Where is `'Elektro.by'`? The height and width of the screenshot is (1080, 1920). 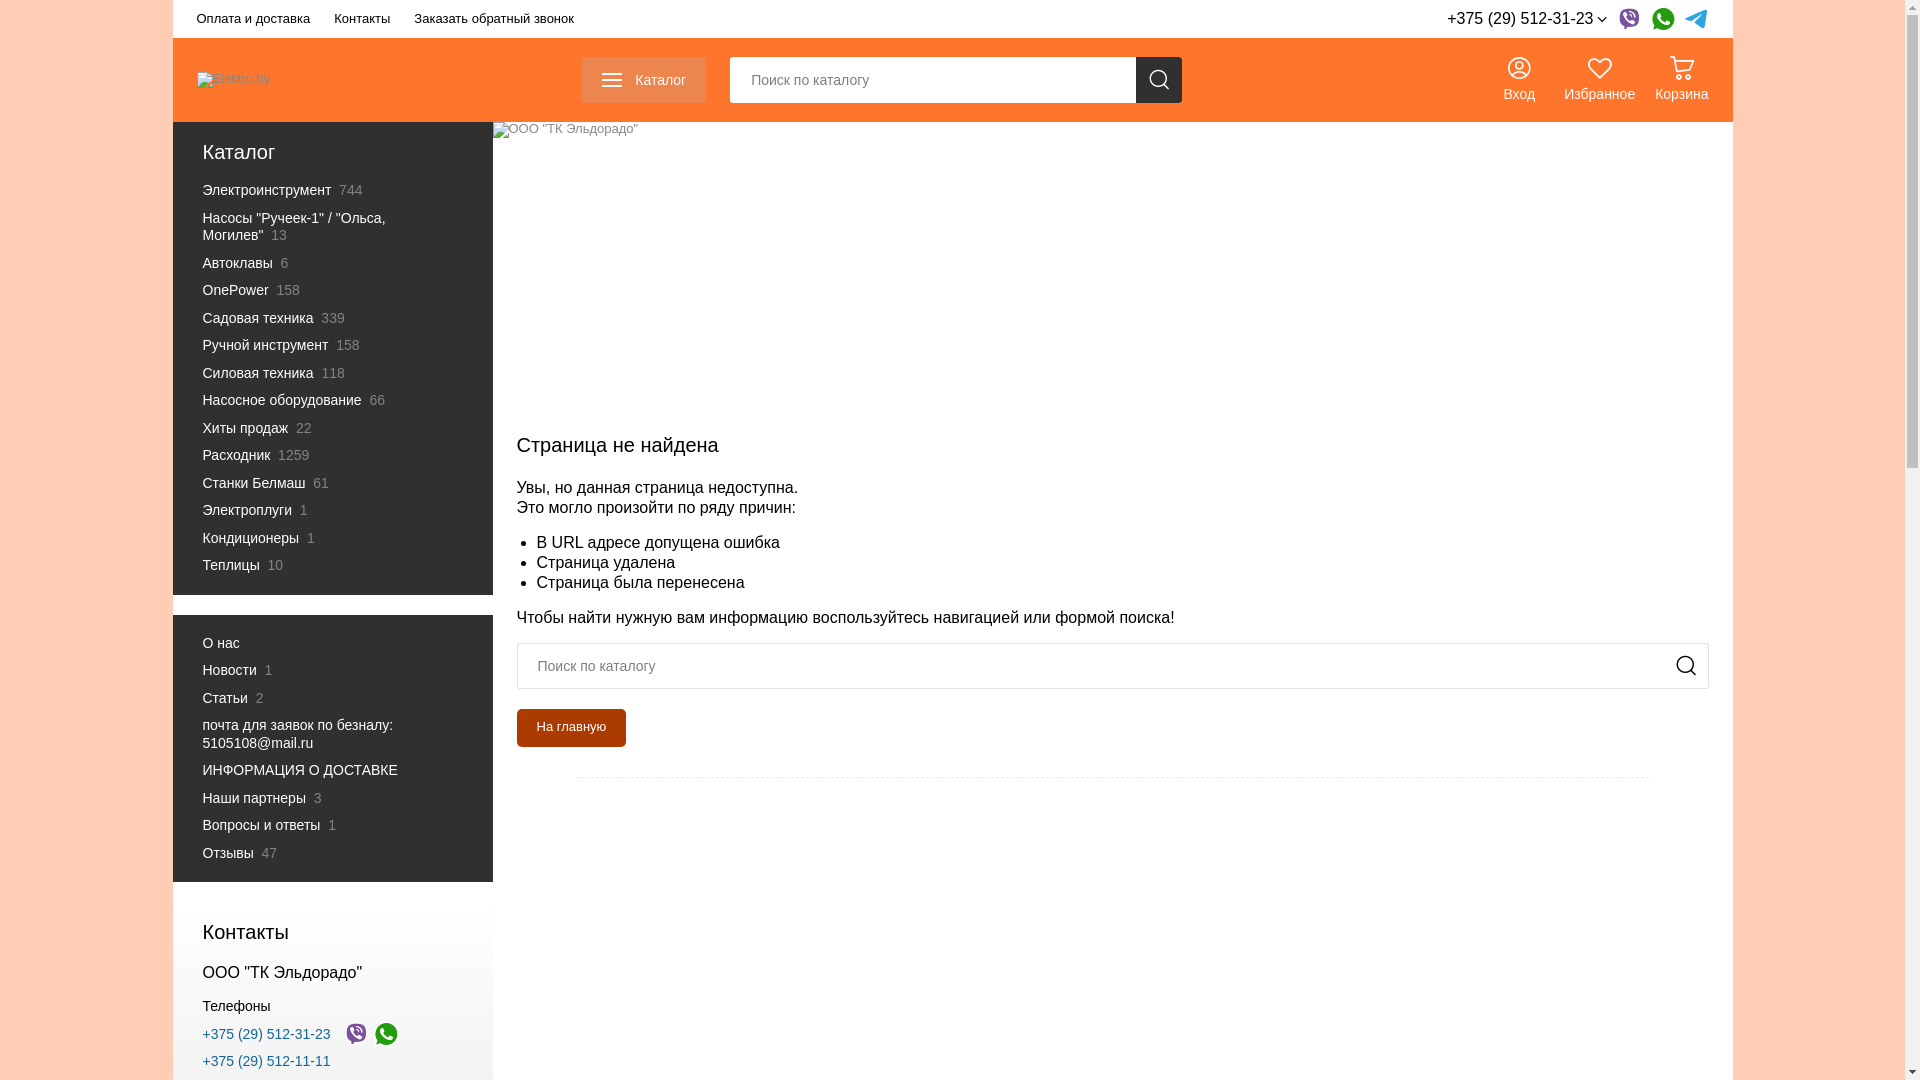
'Elektro.by' is located at coordinates (233, 79).